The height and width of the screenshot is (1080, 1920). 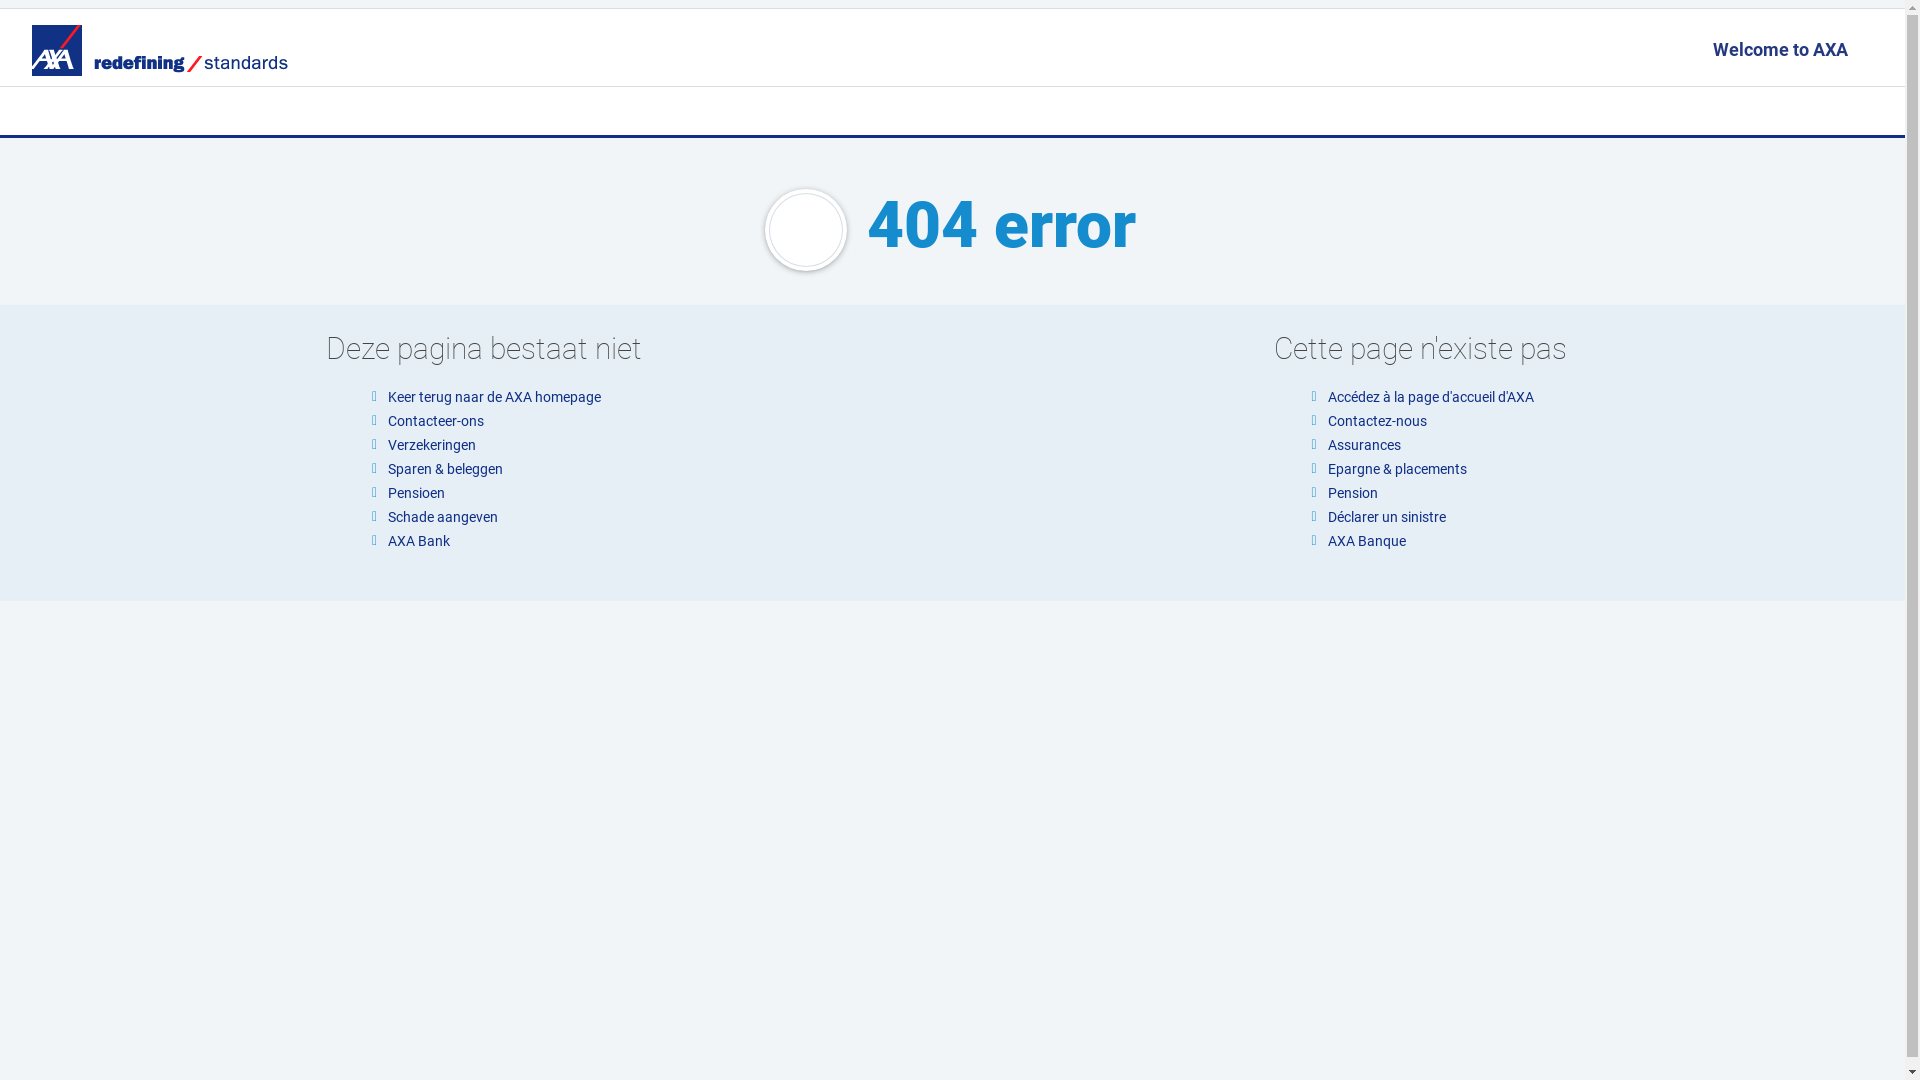 What do you see at coordinates (388, 493) in the screenshot?
I see `'Pensioen'` at bounding box center [388, 493].